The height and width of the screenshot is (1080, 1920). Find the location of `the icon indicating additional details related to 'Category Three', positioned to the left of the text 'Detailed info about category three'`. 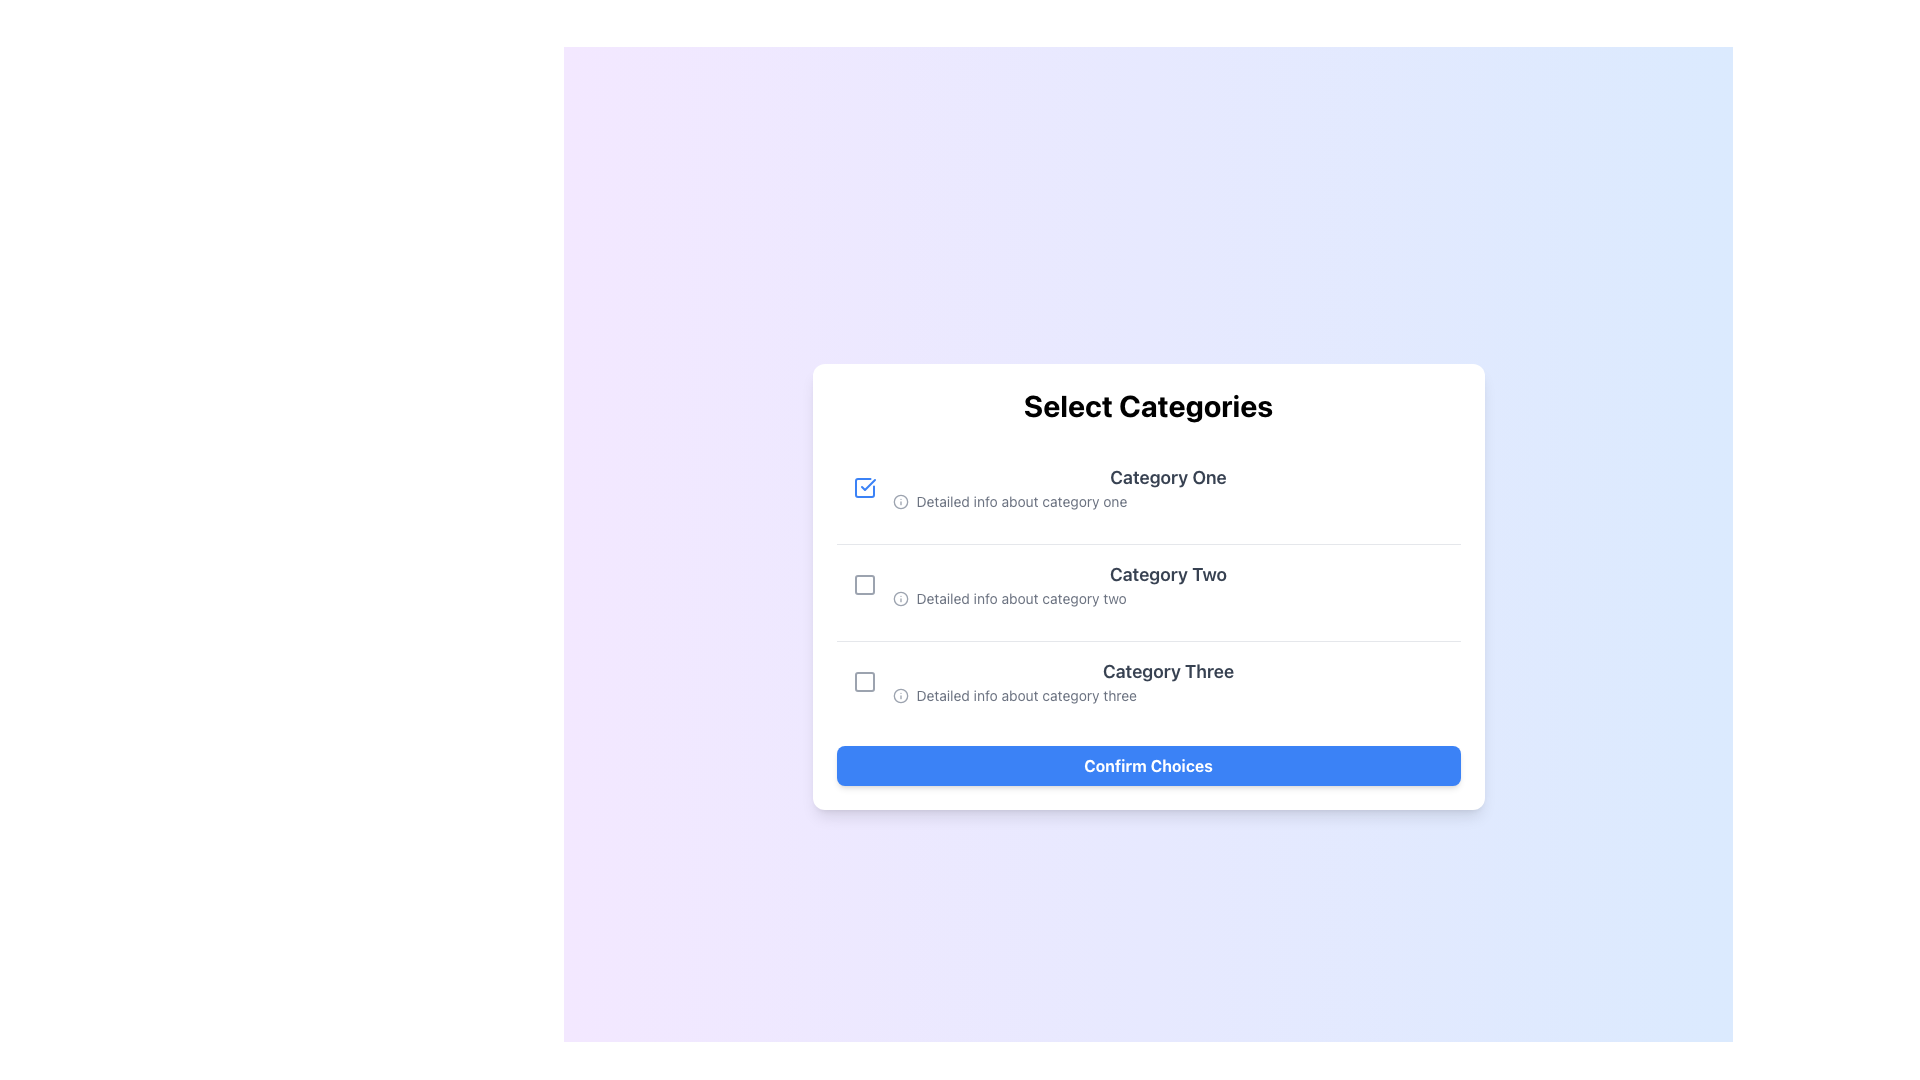

the icon indicating additional details related to 'Category Three', positioned to the left of the text 'Detailed info about category three' is located at coordinates (899, 694).